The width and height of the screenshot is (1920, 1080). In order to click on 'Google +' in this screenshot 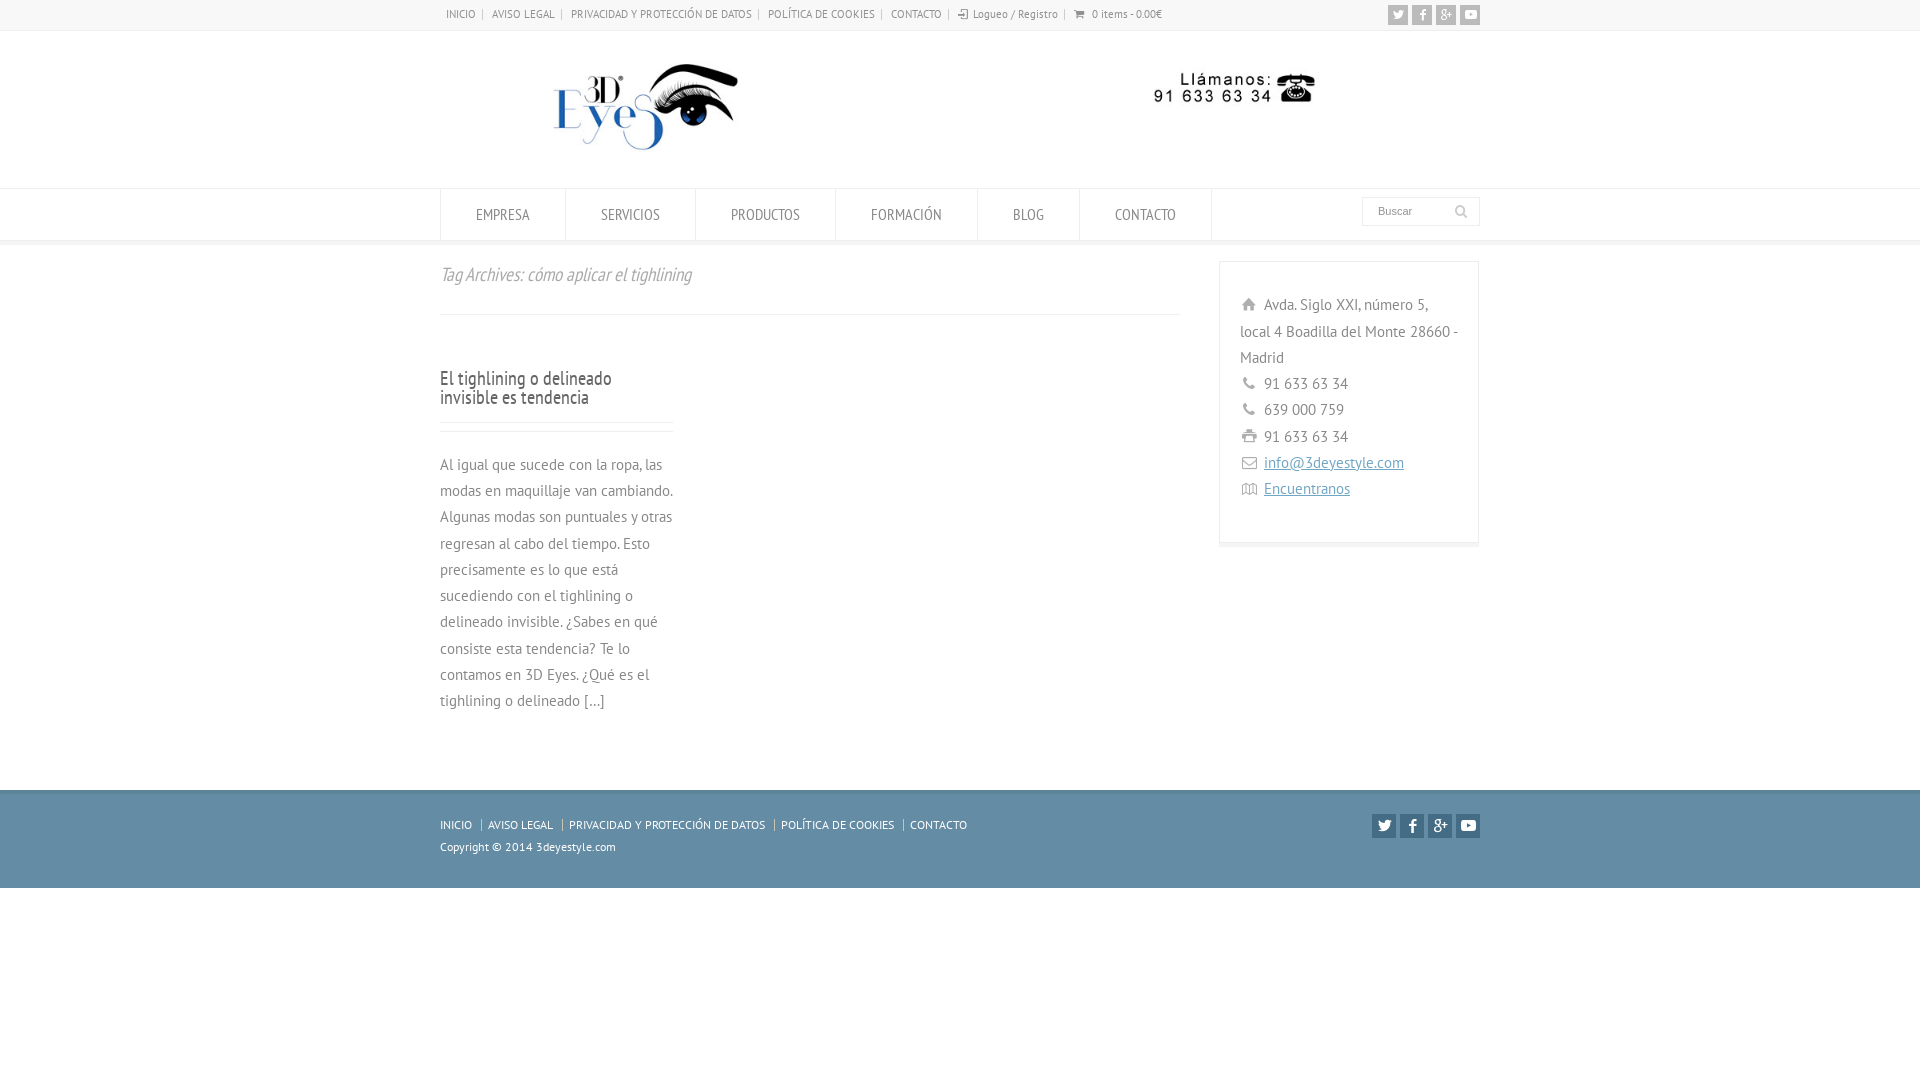, I will do `click(1445, 15)`.